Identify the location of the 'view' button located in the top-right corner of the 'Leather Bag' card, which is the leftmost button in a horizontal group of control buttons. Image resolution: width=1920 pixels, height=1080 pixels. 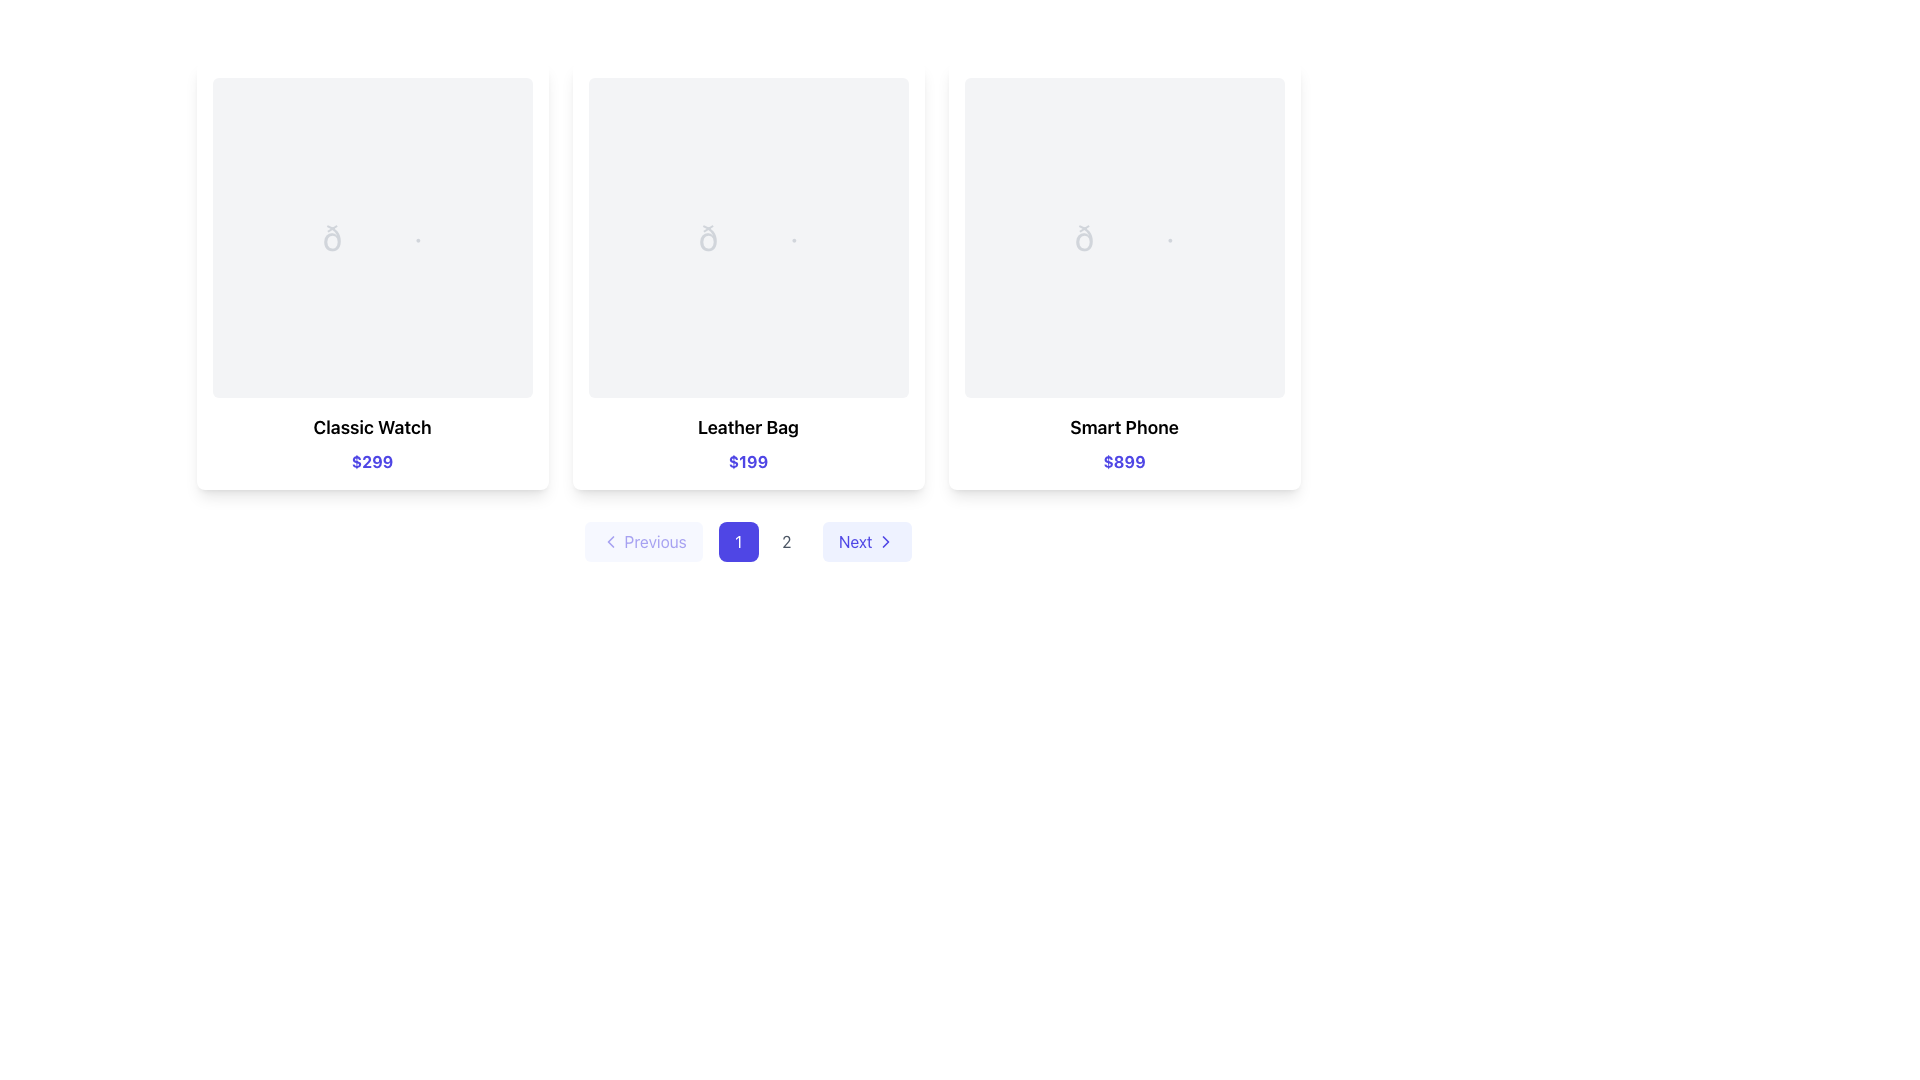
(860, 84).